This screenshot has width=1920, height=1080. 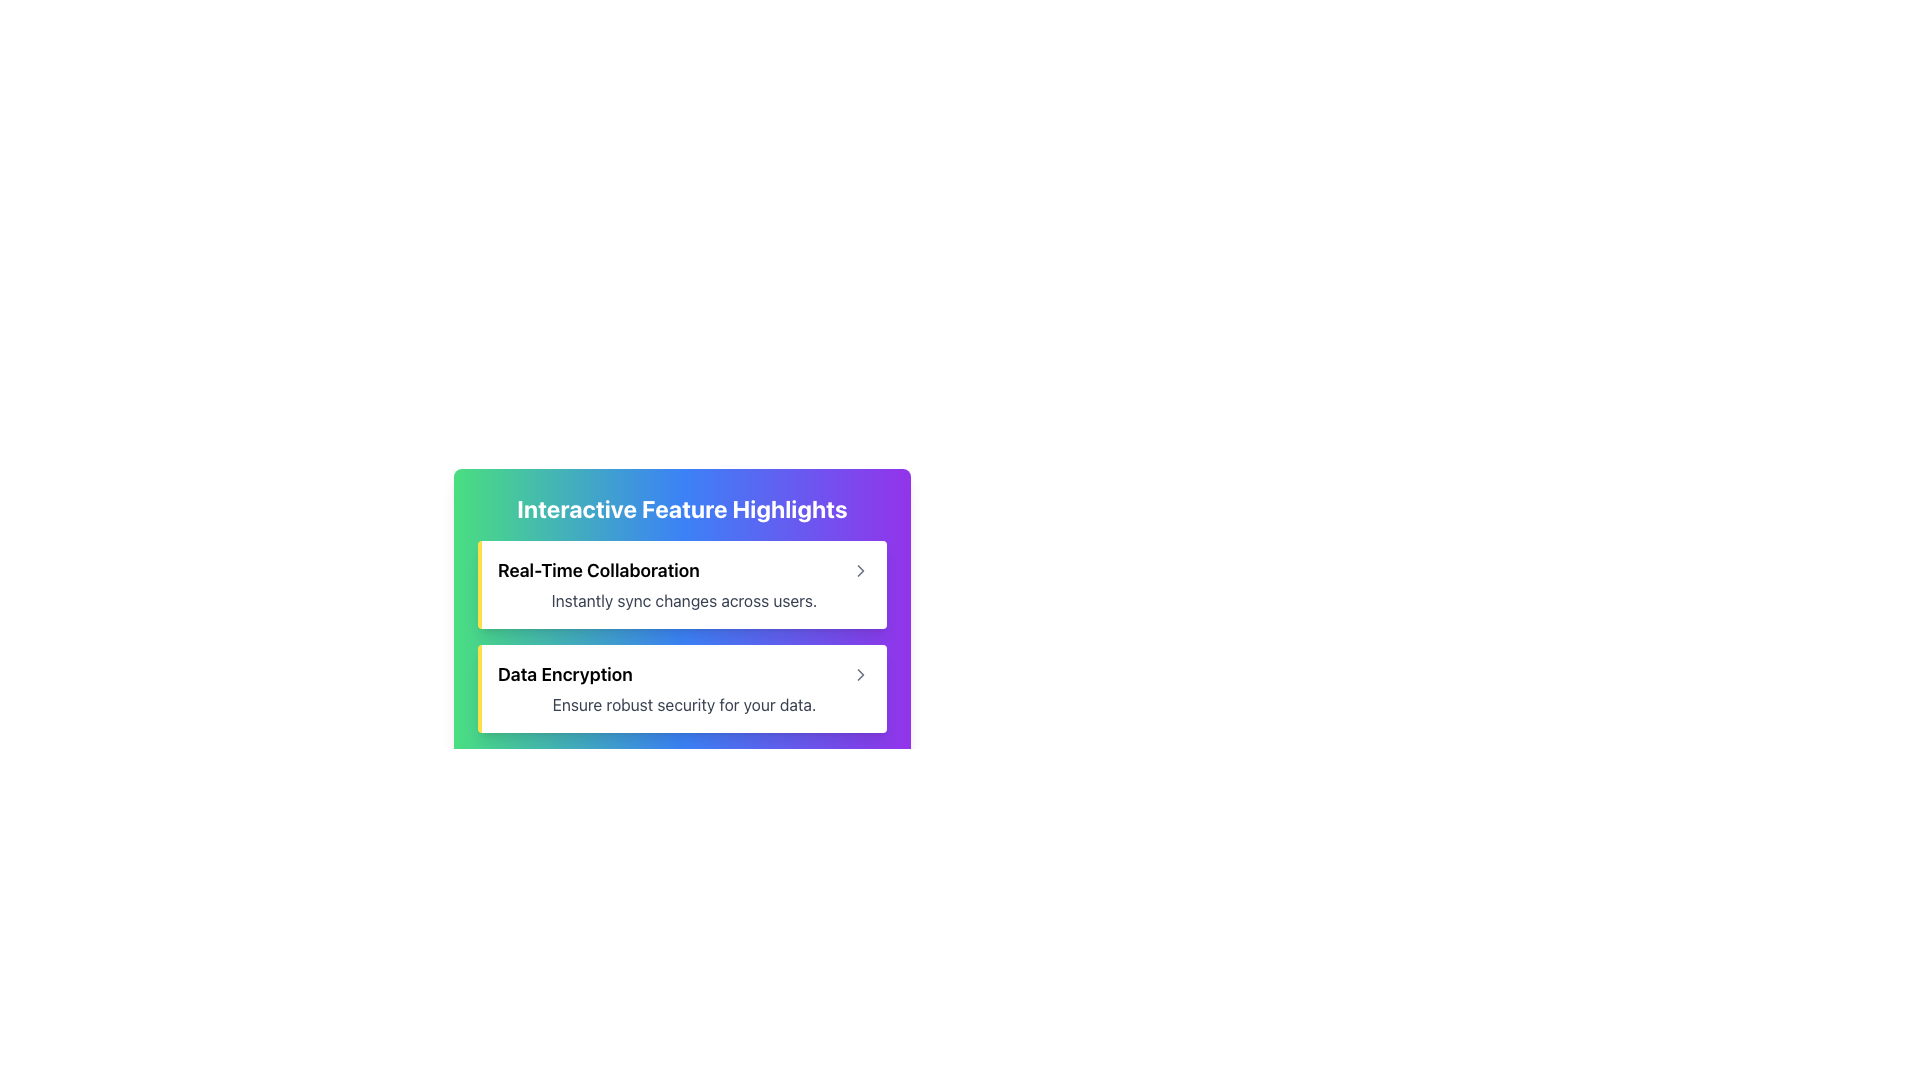 What do you see at coordinates (597, 570) in the screenshot?
I see `the bold, black text label stating 'Real-Time Collaboration' prominently displayed in the top left corner of the 'Interactive Feature Highlights' card` at bounding box center [597, 570].